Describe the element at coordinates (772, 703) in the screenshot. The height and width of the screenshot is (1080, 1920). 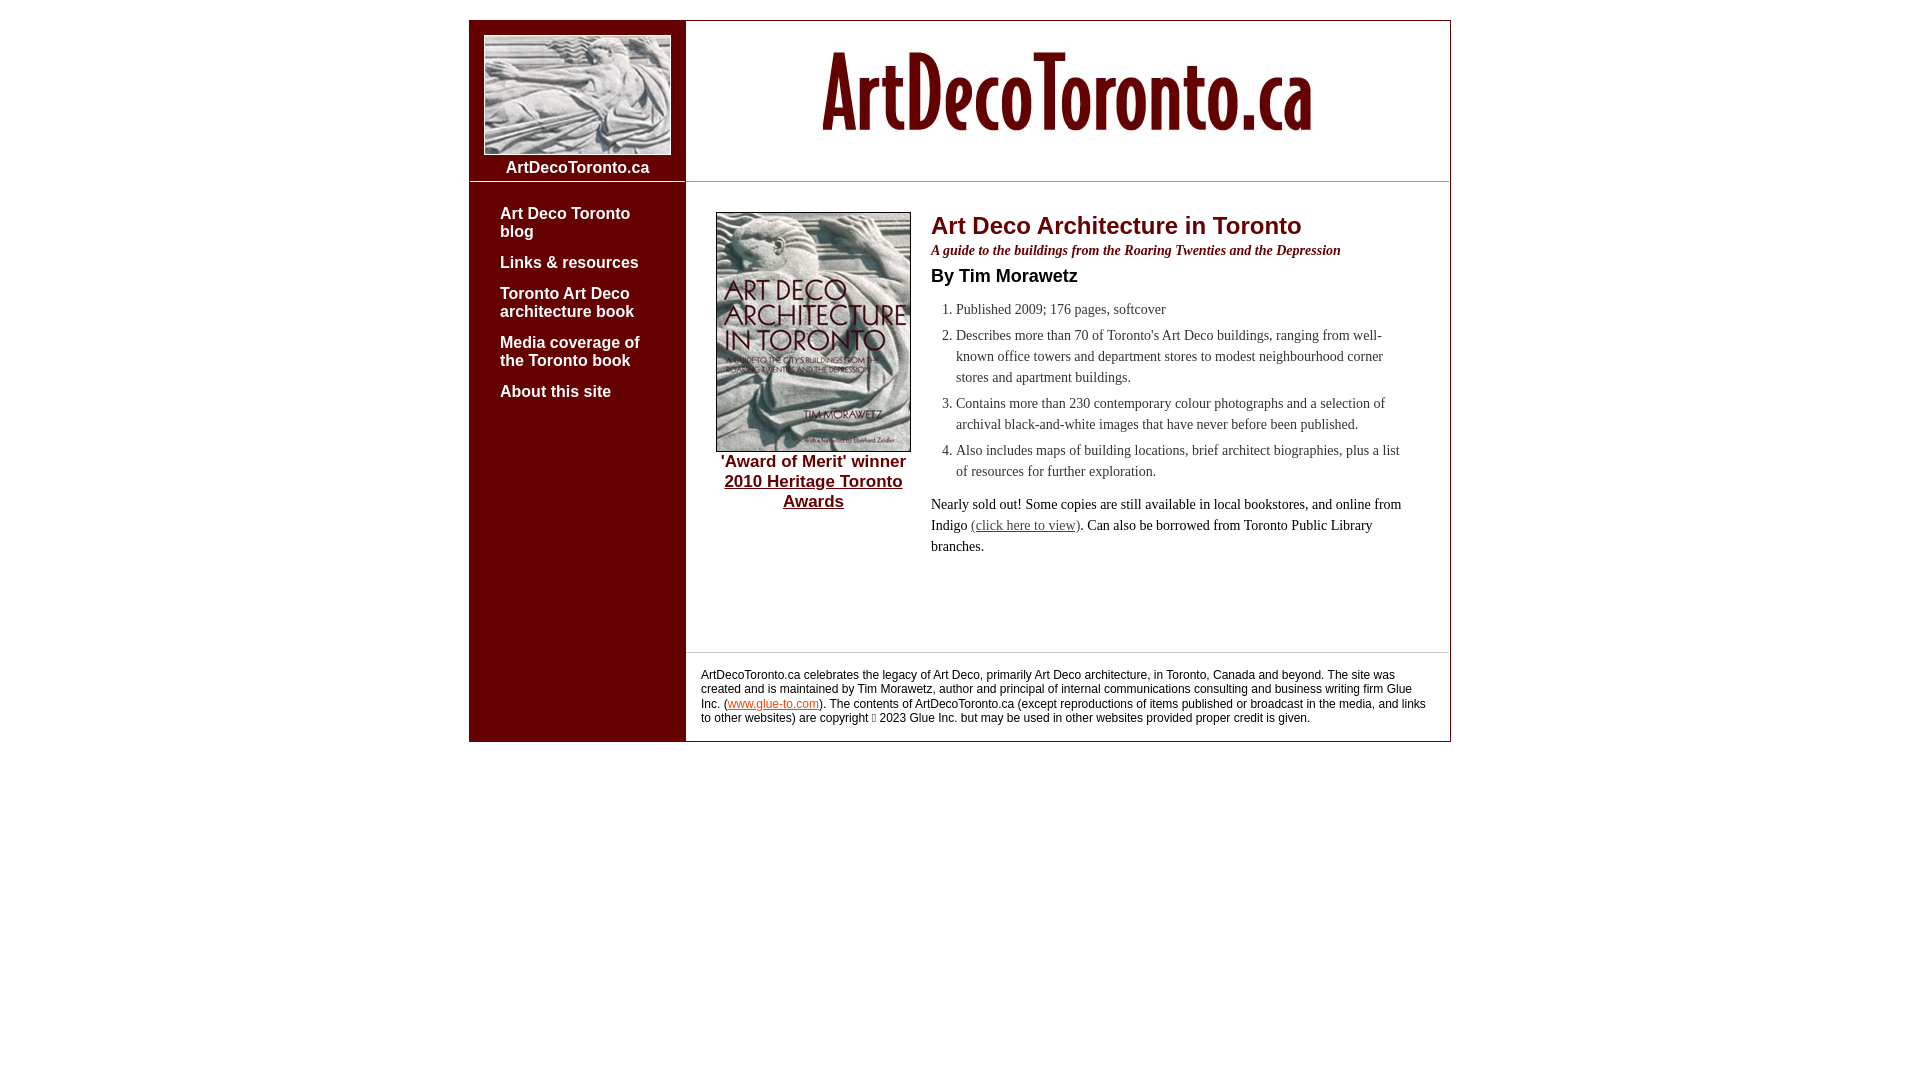
I see `'www.glue-to.com'` at that location.